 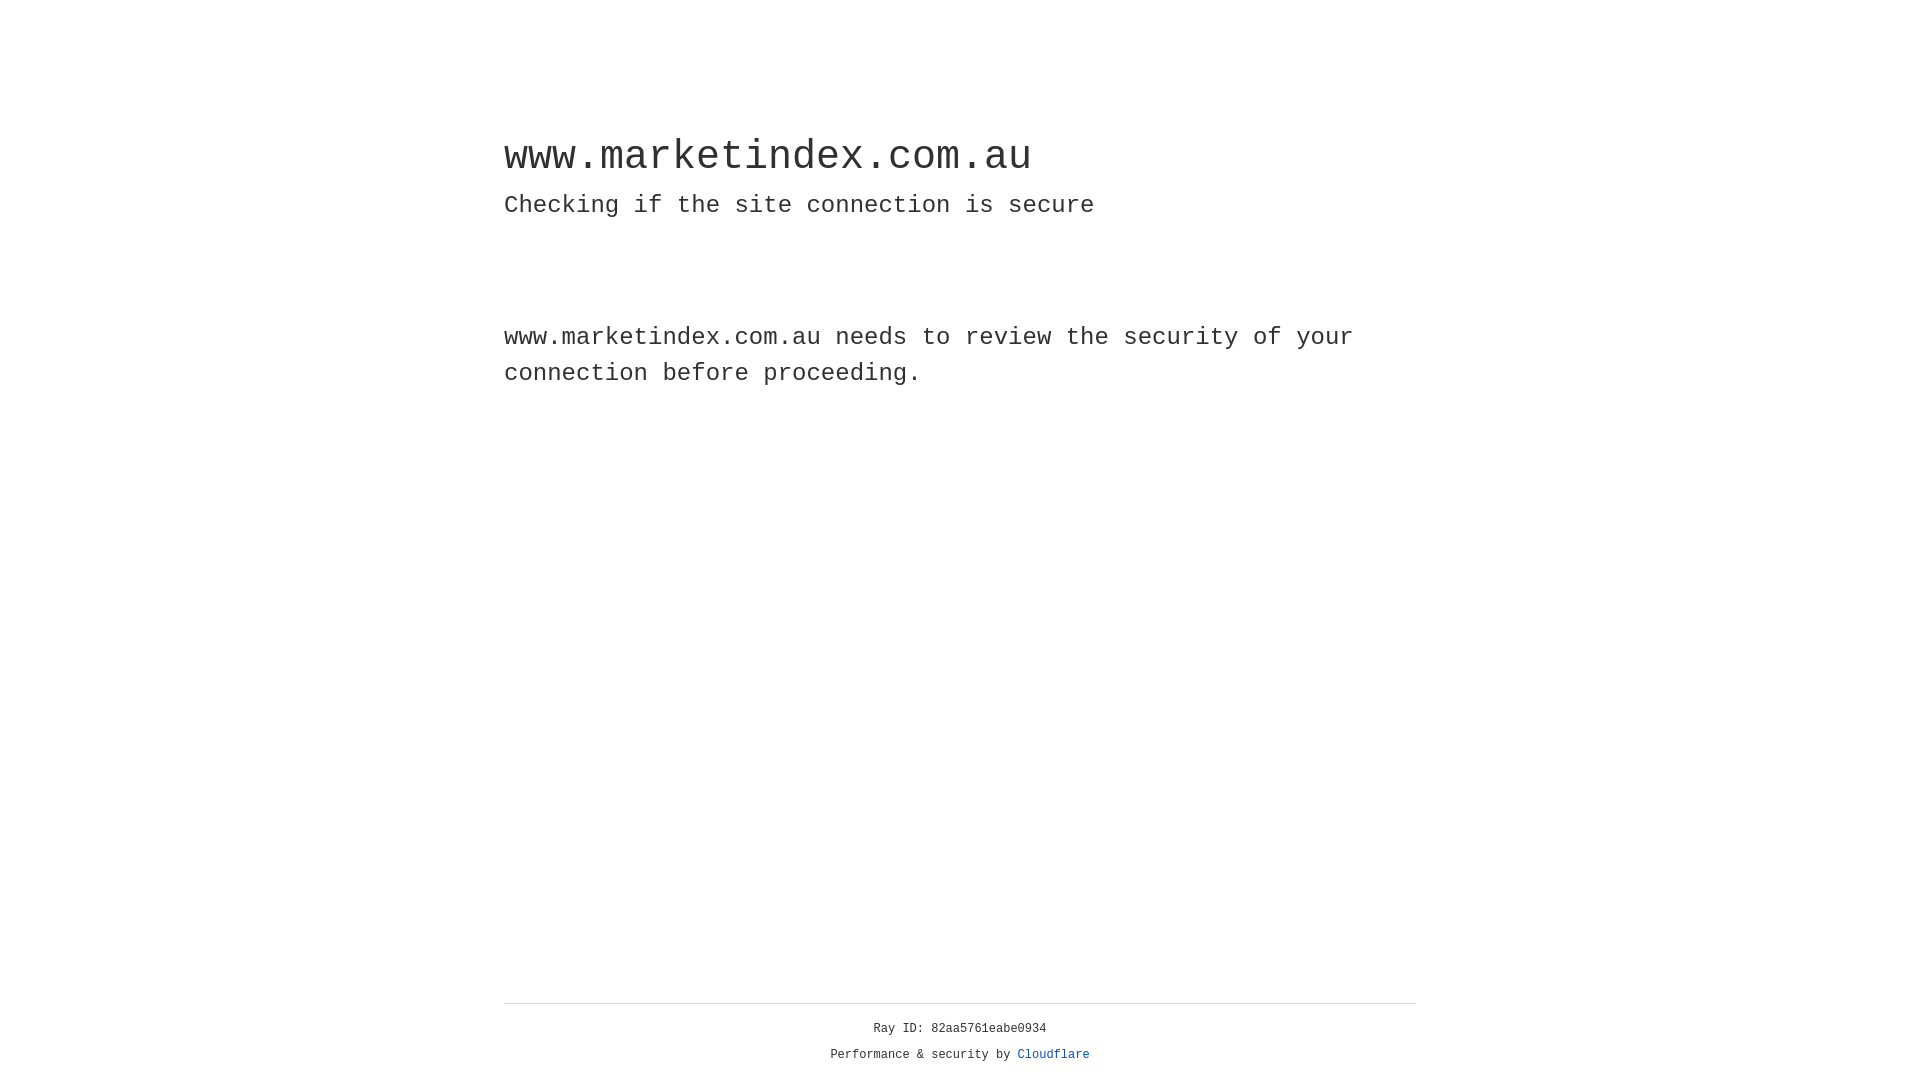 I want to click on 'Cloudflare', so click(x=1053, y=1054).